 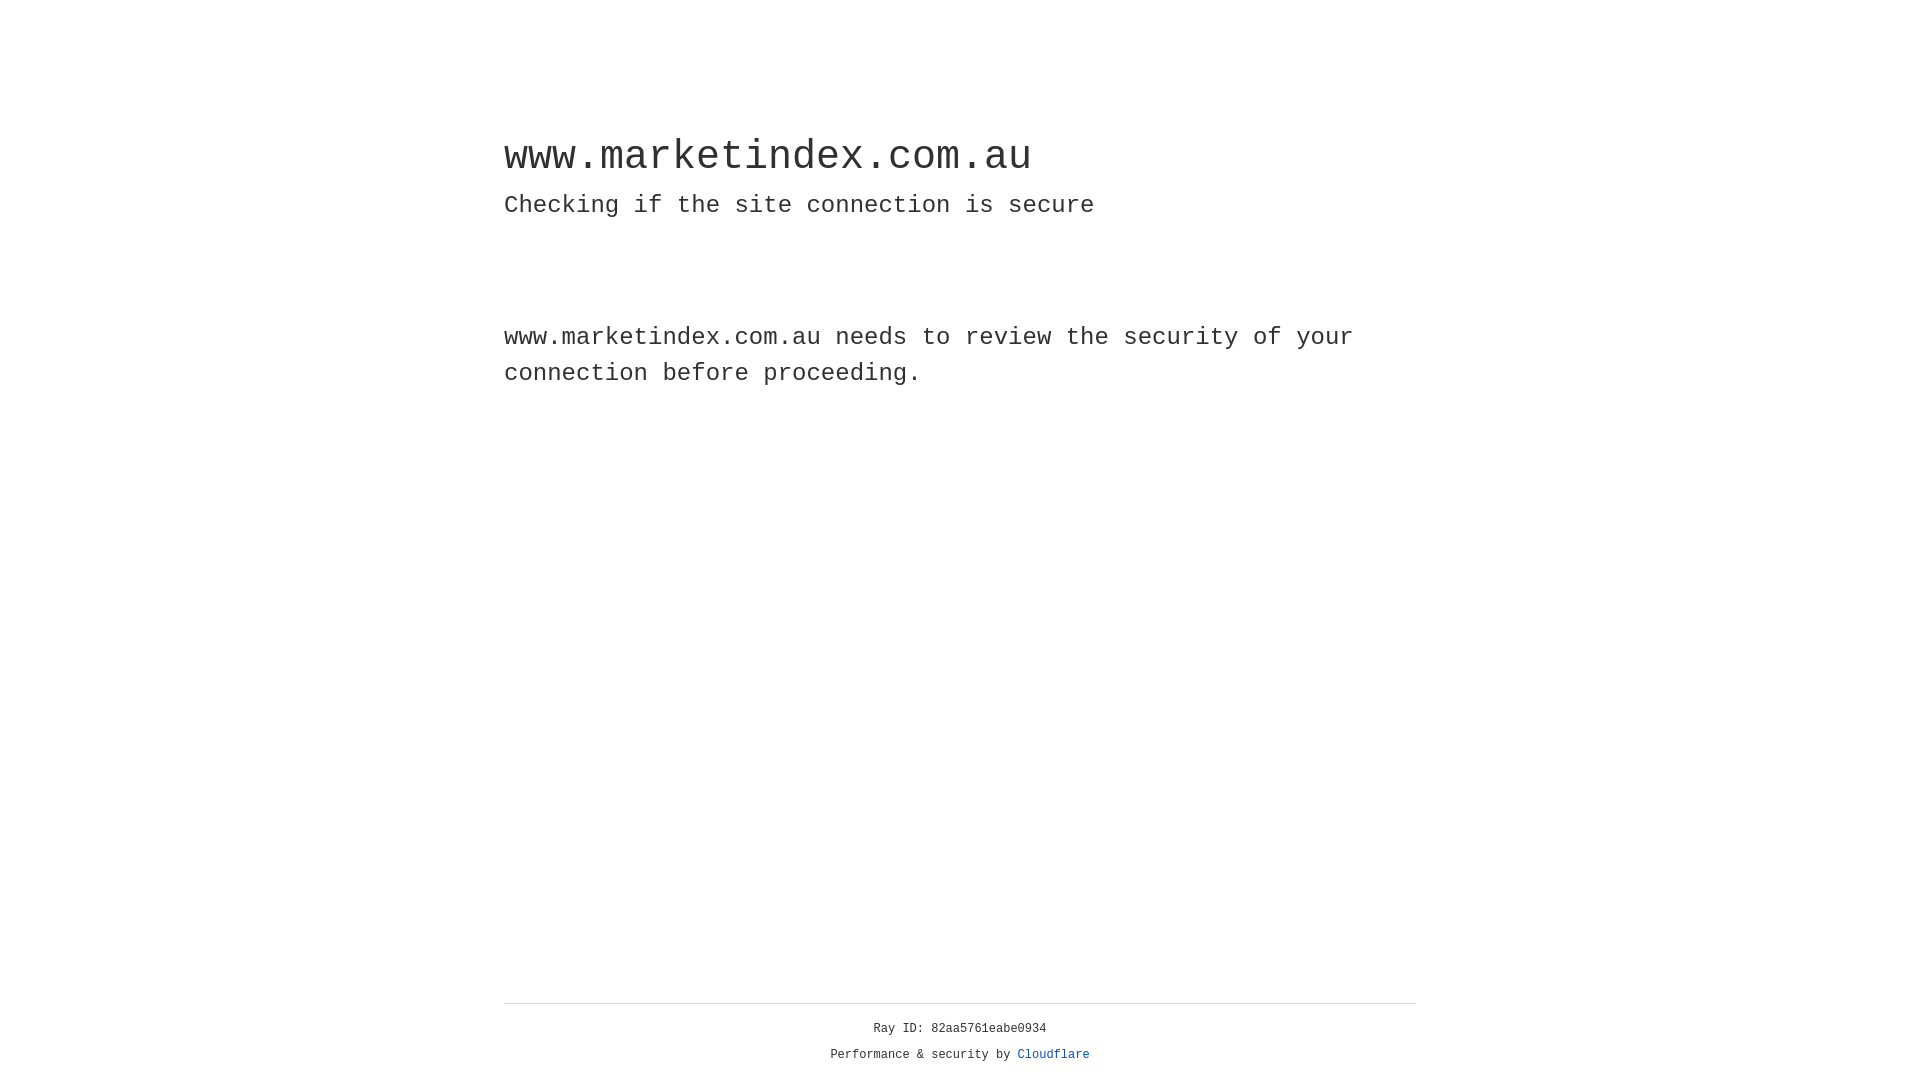 I want to click on 'Cloudflare', so click(x=1053, y=1054).